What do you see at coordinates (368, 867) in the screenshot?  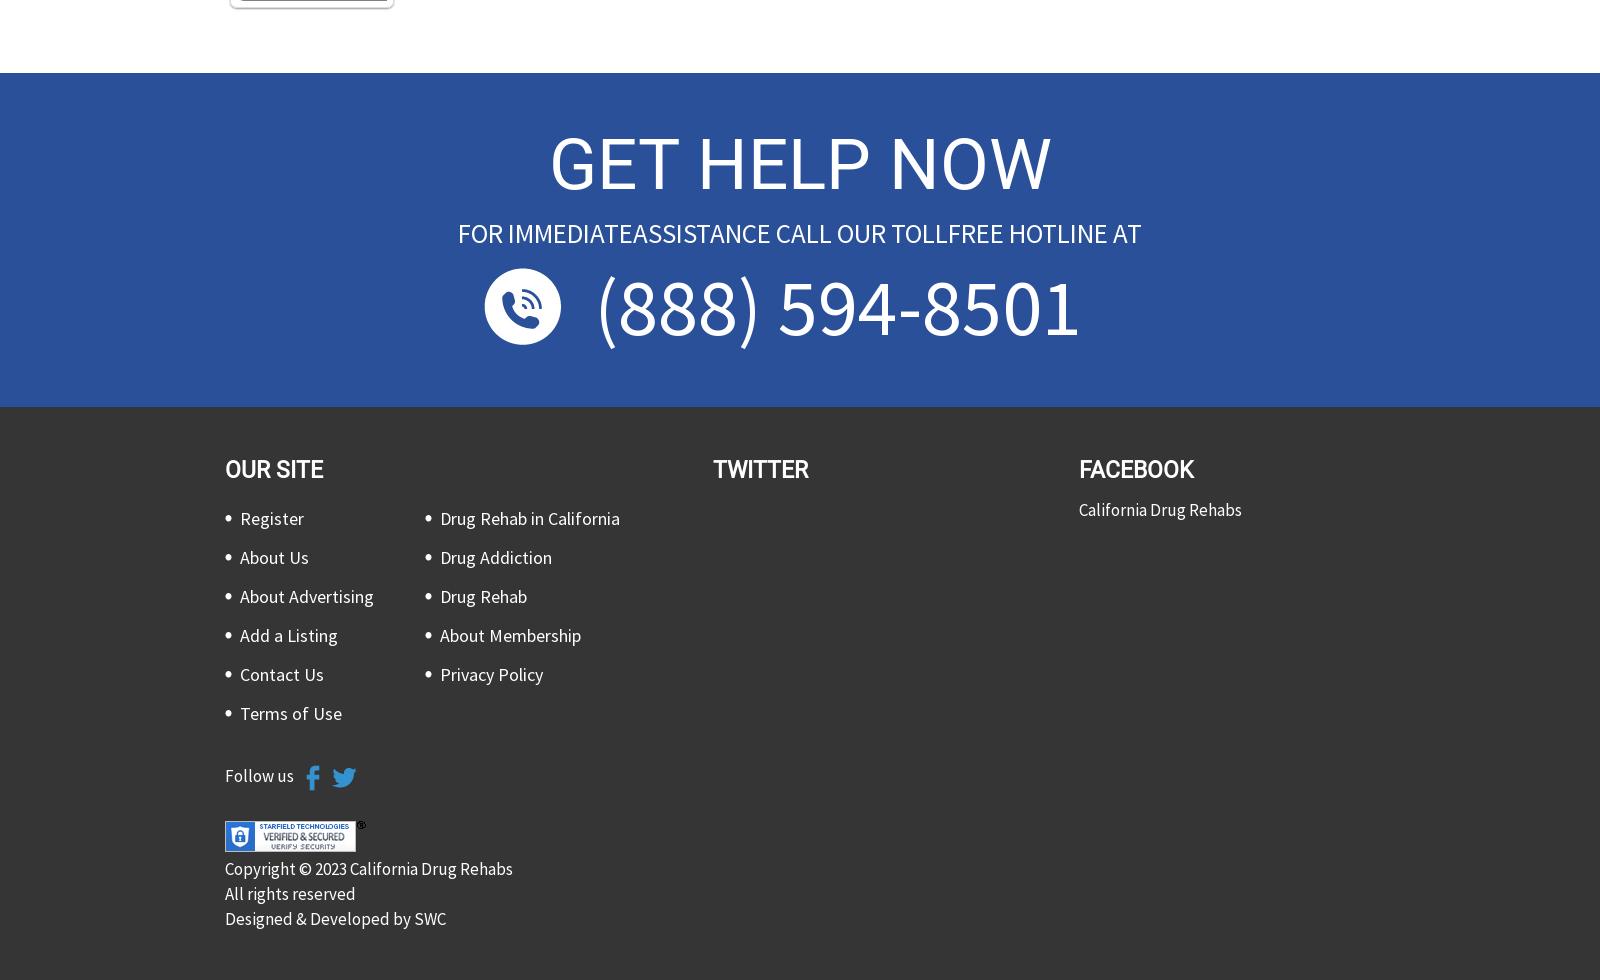 I see `'Copyright © 2023 California Drug Rehabs'` at bounding box center [368, 867].